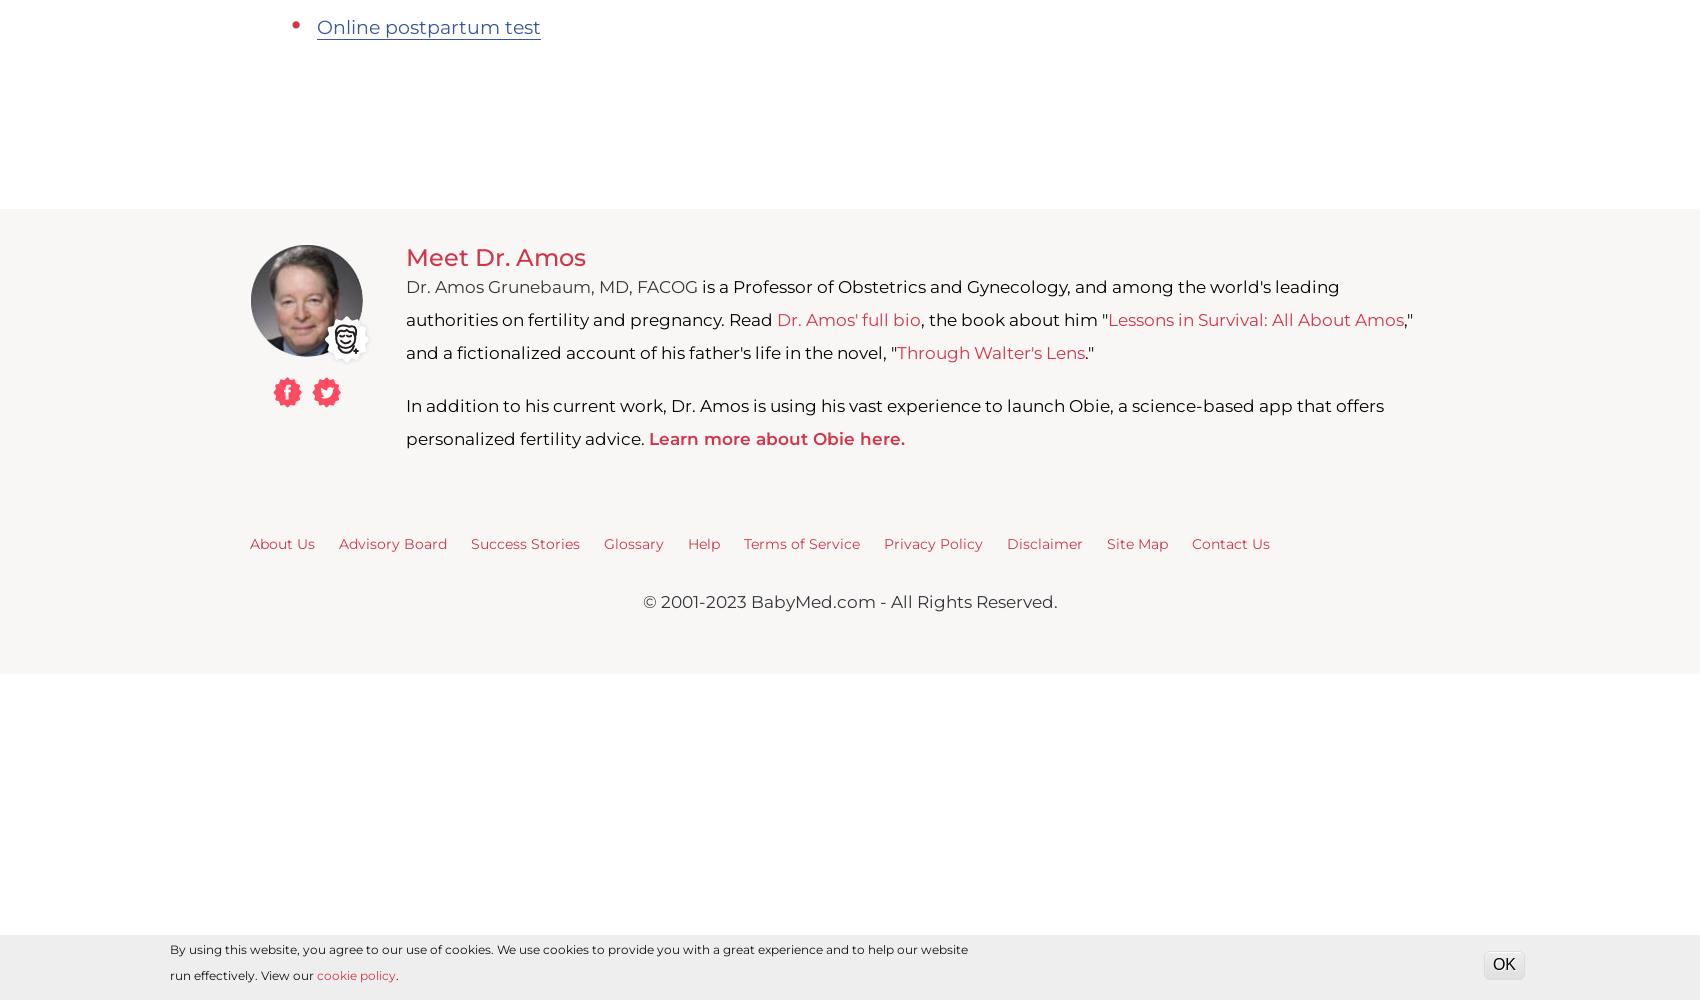 The height and width of the screenshot is (1000, 1700). Describe the element at coordinates (550, 287) in the screenshot. I see `'Dr. Amos Grunebaum, MD, FACOG'` at that location.